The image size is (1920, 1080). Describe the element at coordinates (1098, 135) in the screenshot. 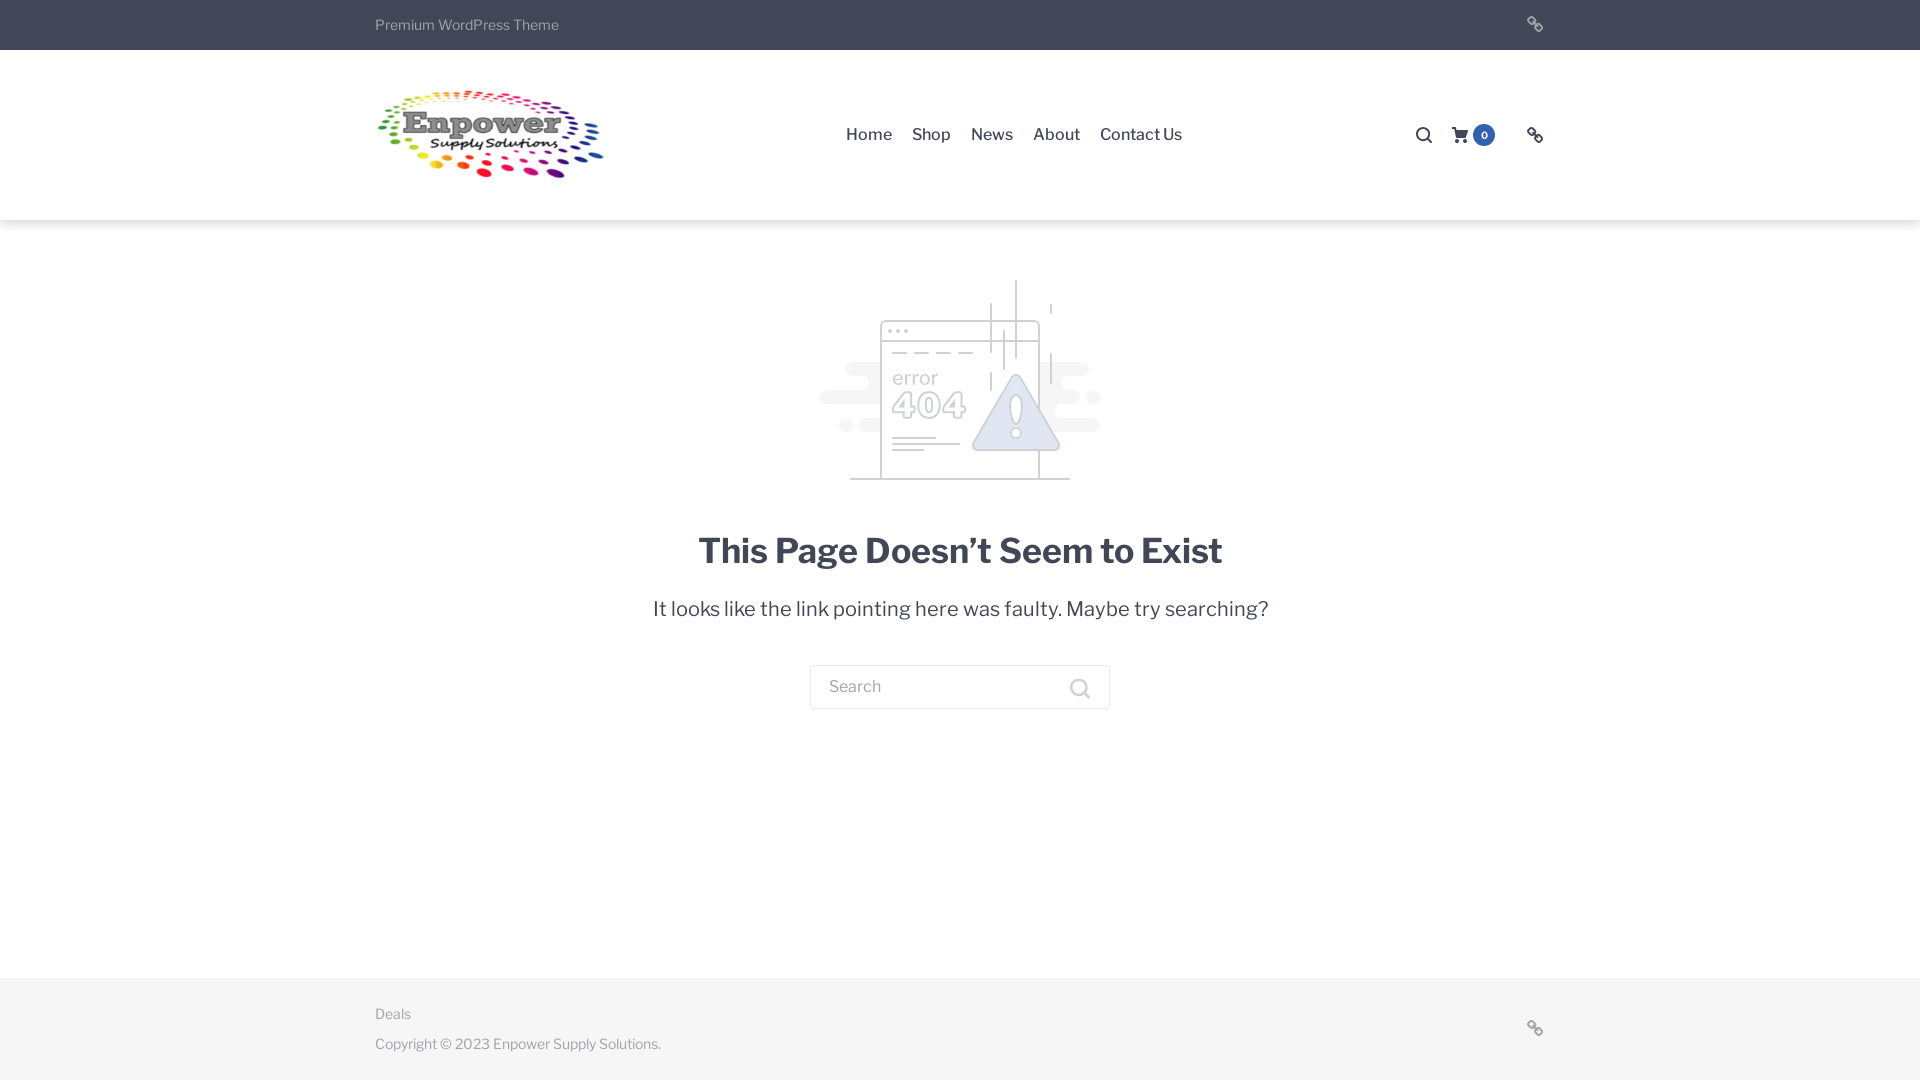

I see `'Contact Us'` at that location.